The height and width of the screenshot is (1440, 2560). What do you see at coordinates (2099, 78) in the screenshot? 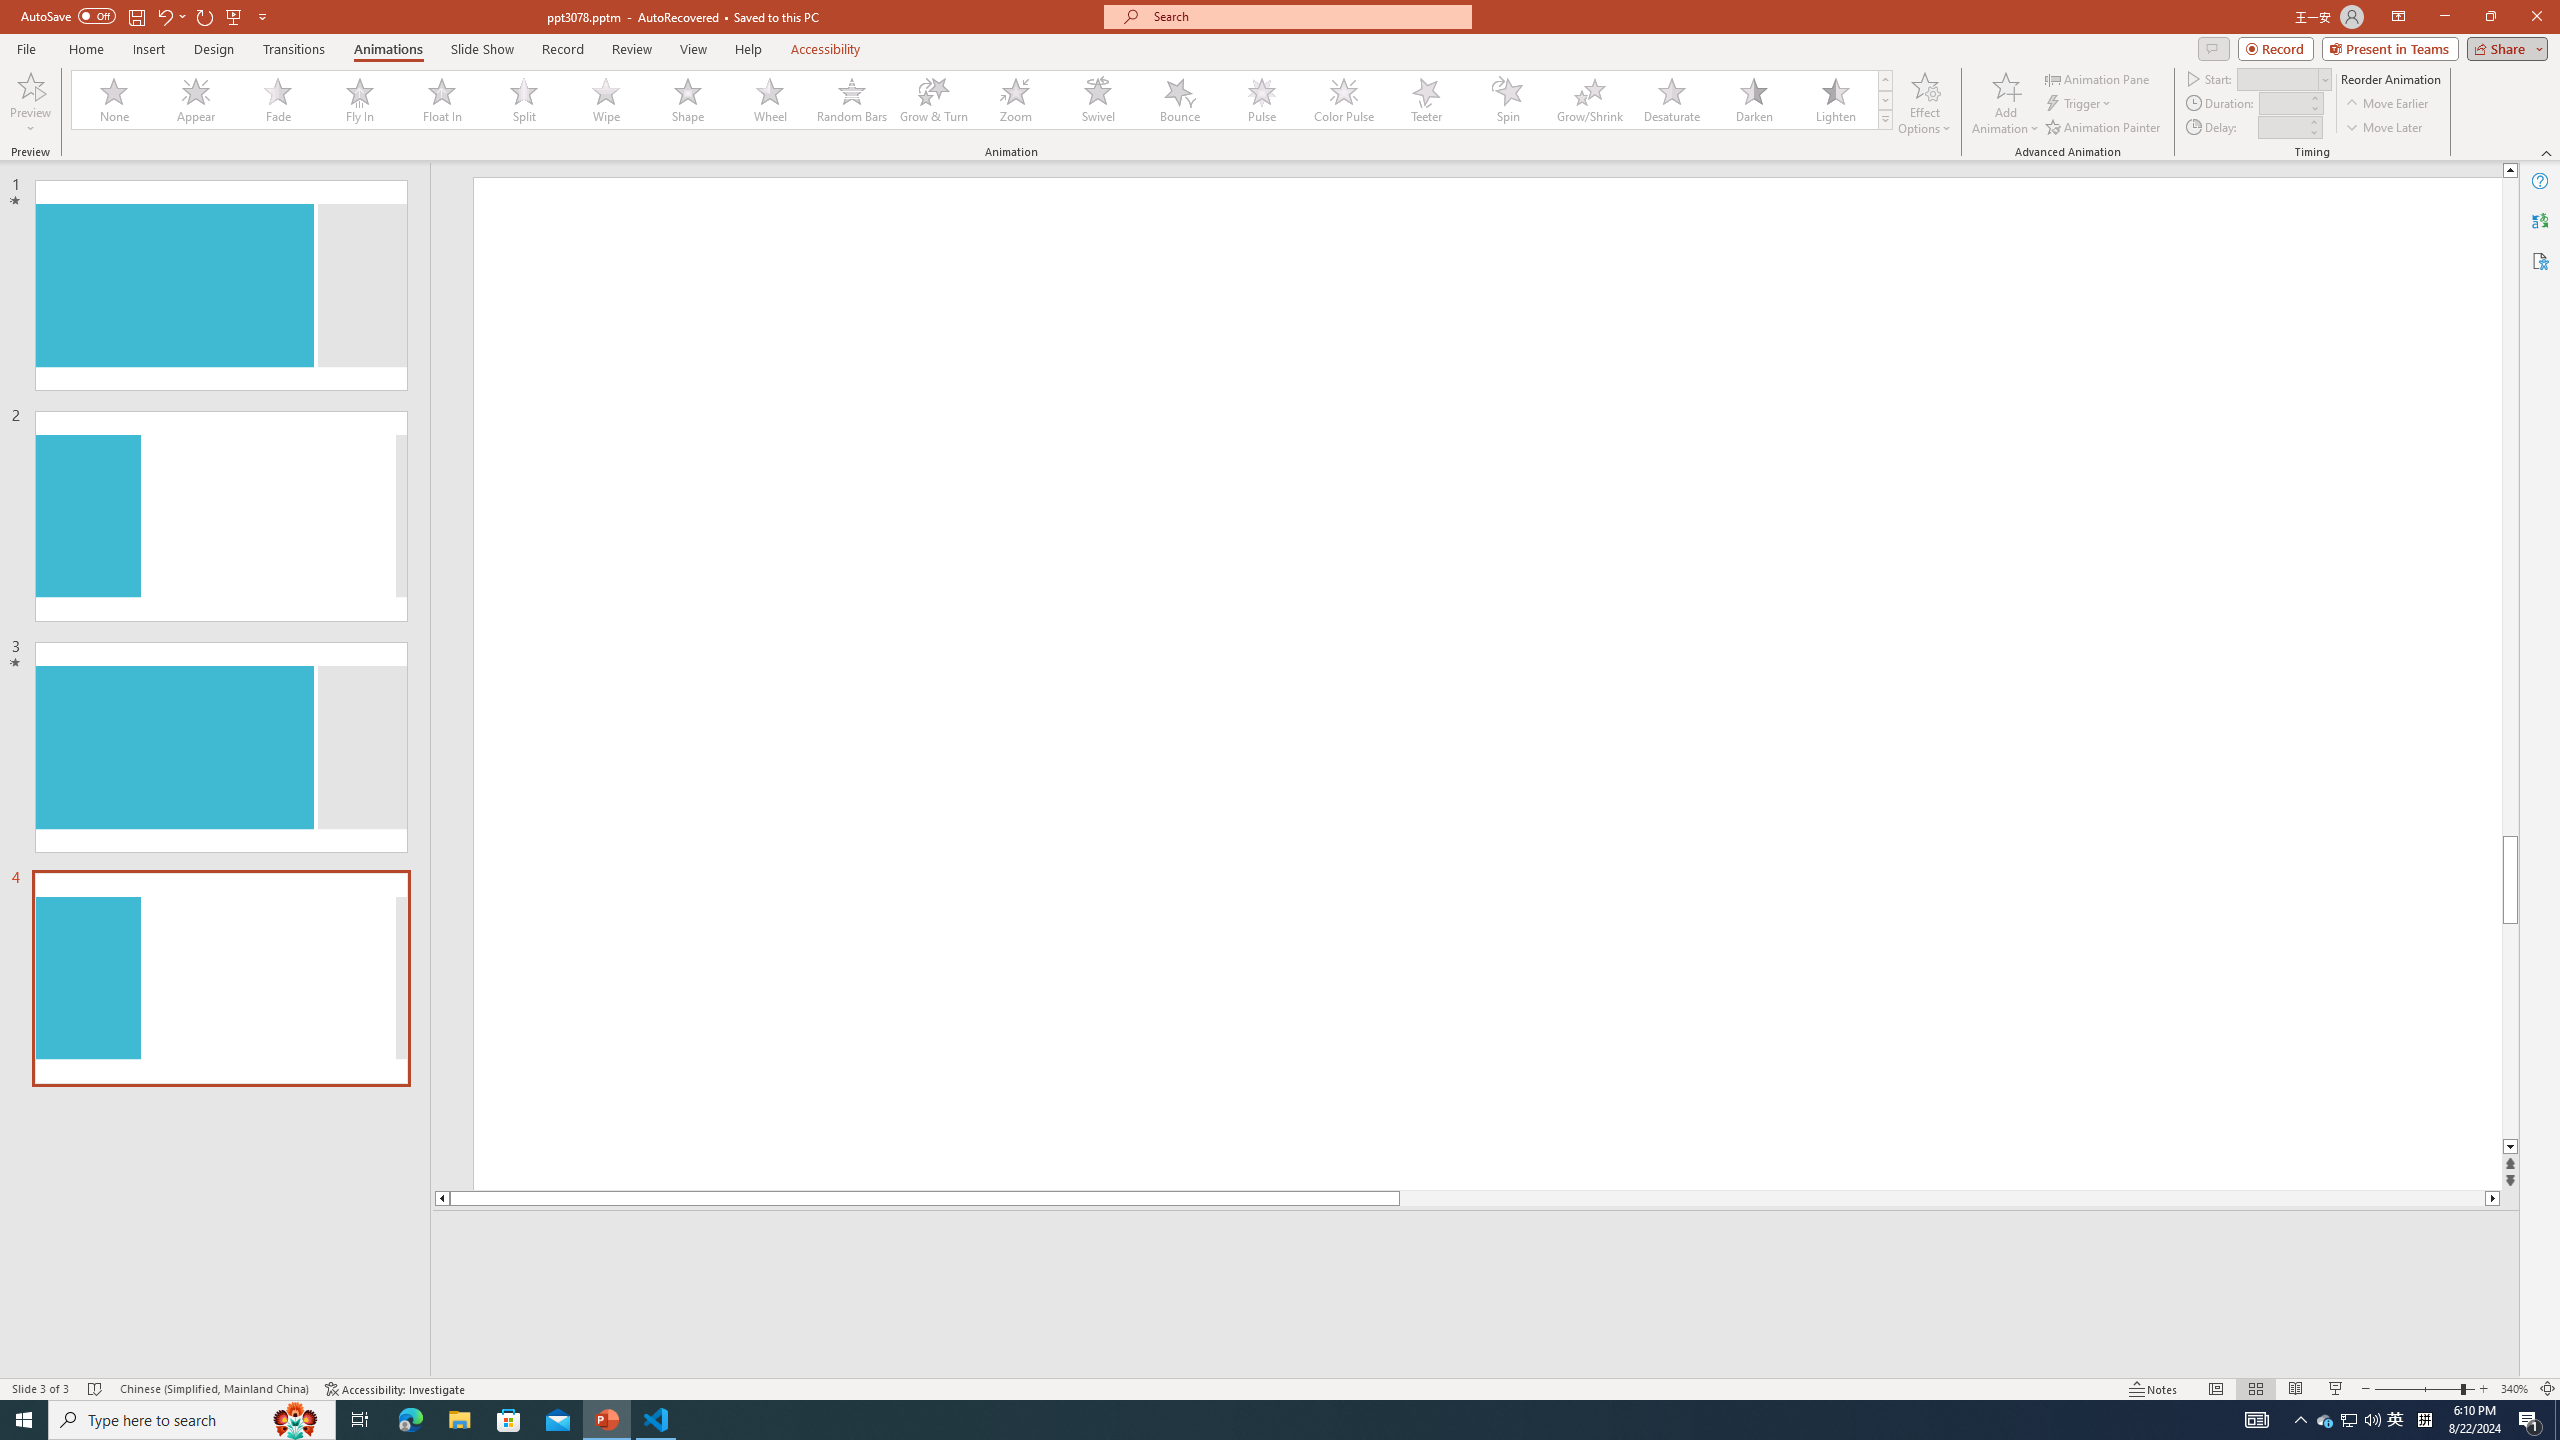
I see `'Animation Pane'` at bounding box center [2099, 78].